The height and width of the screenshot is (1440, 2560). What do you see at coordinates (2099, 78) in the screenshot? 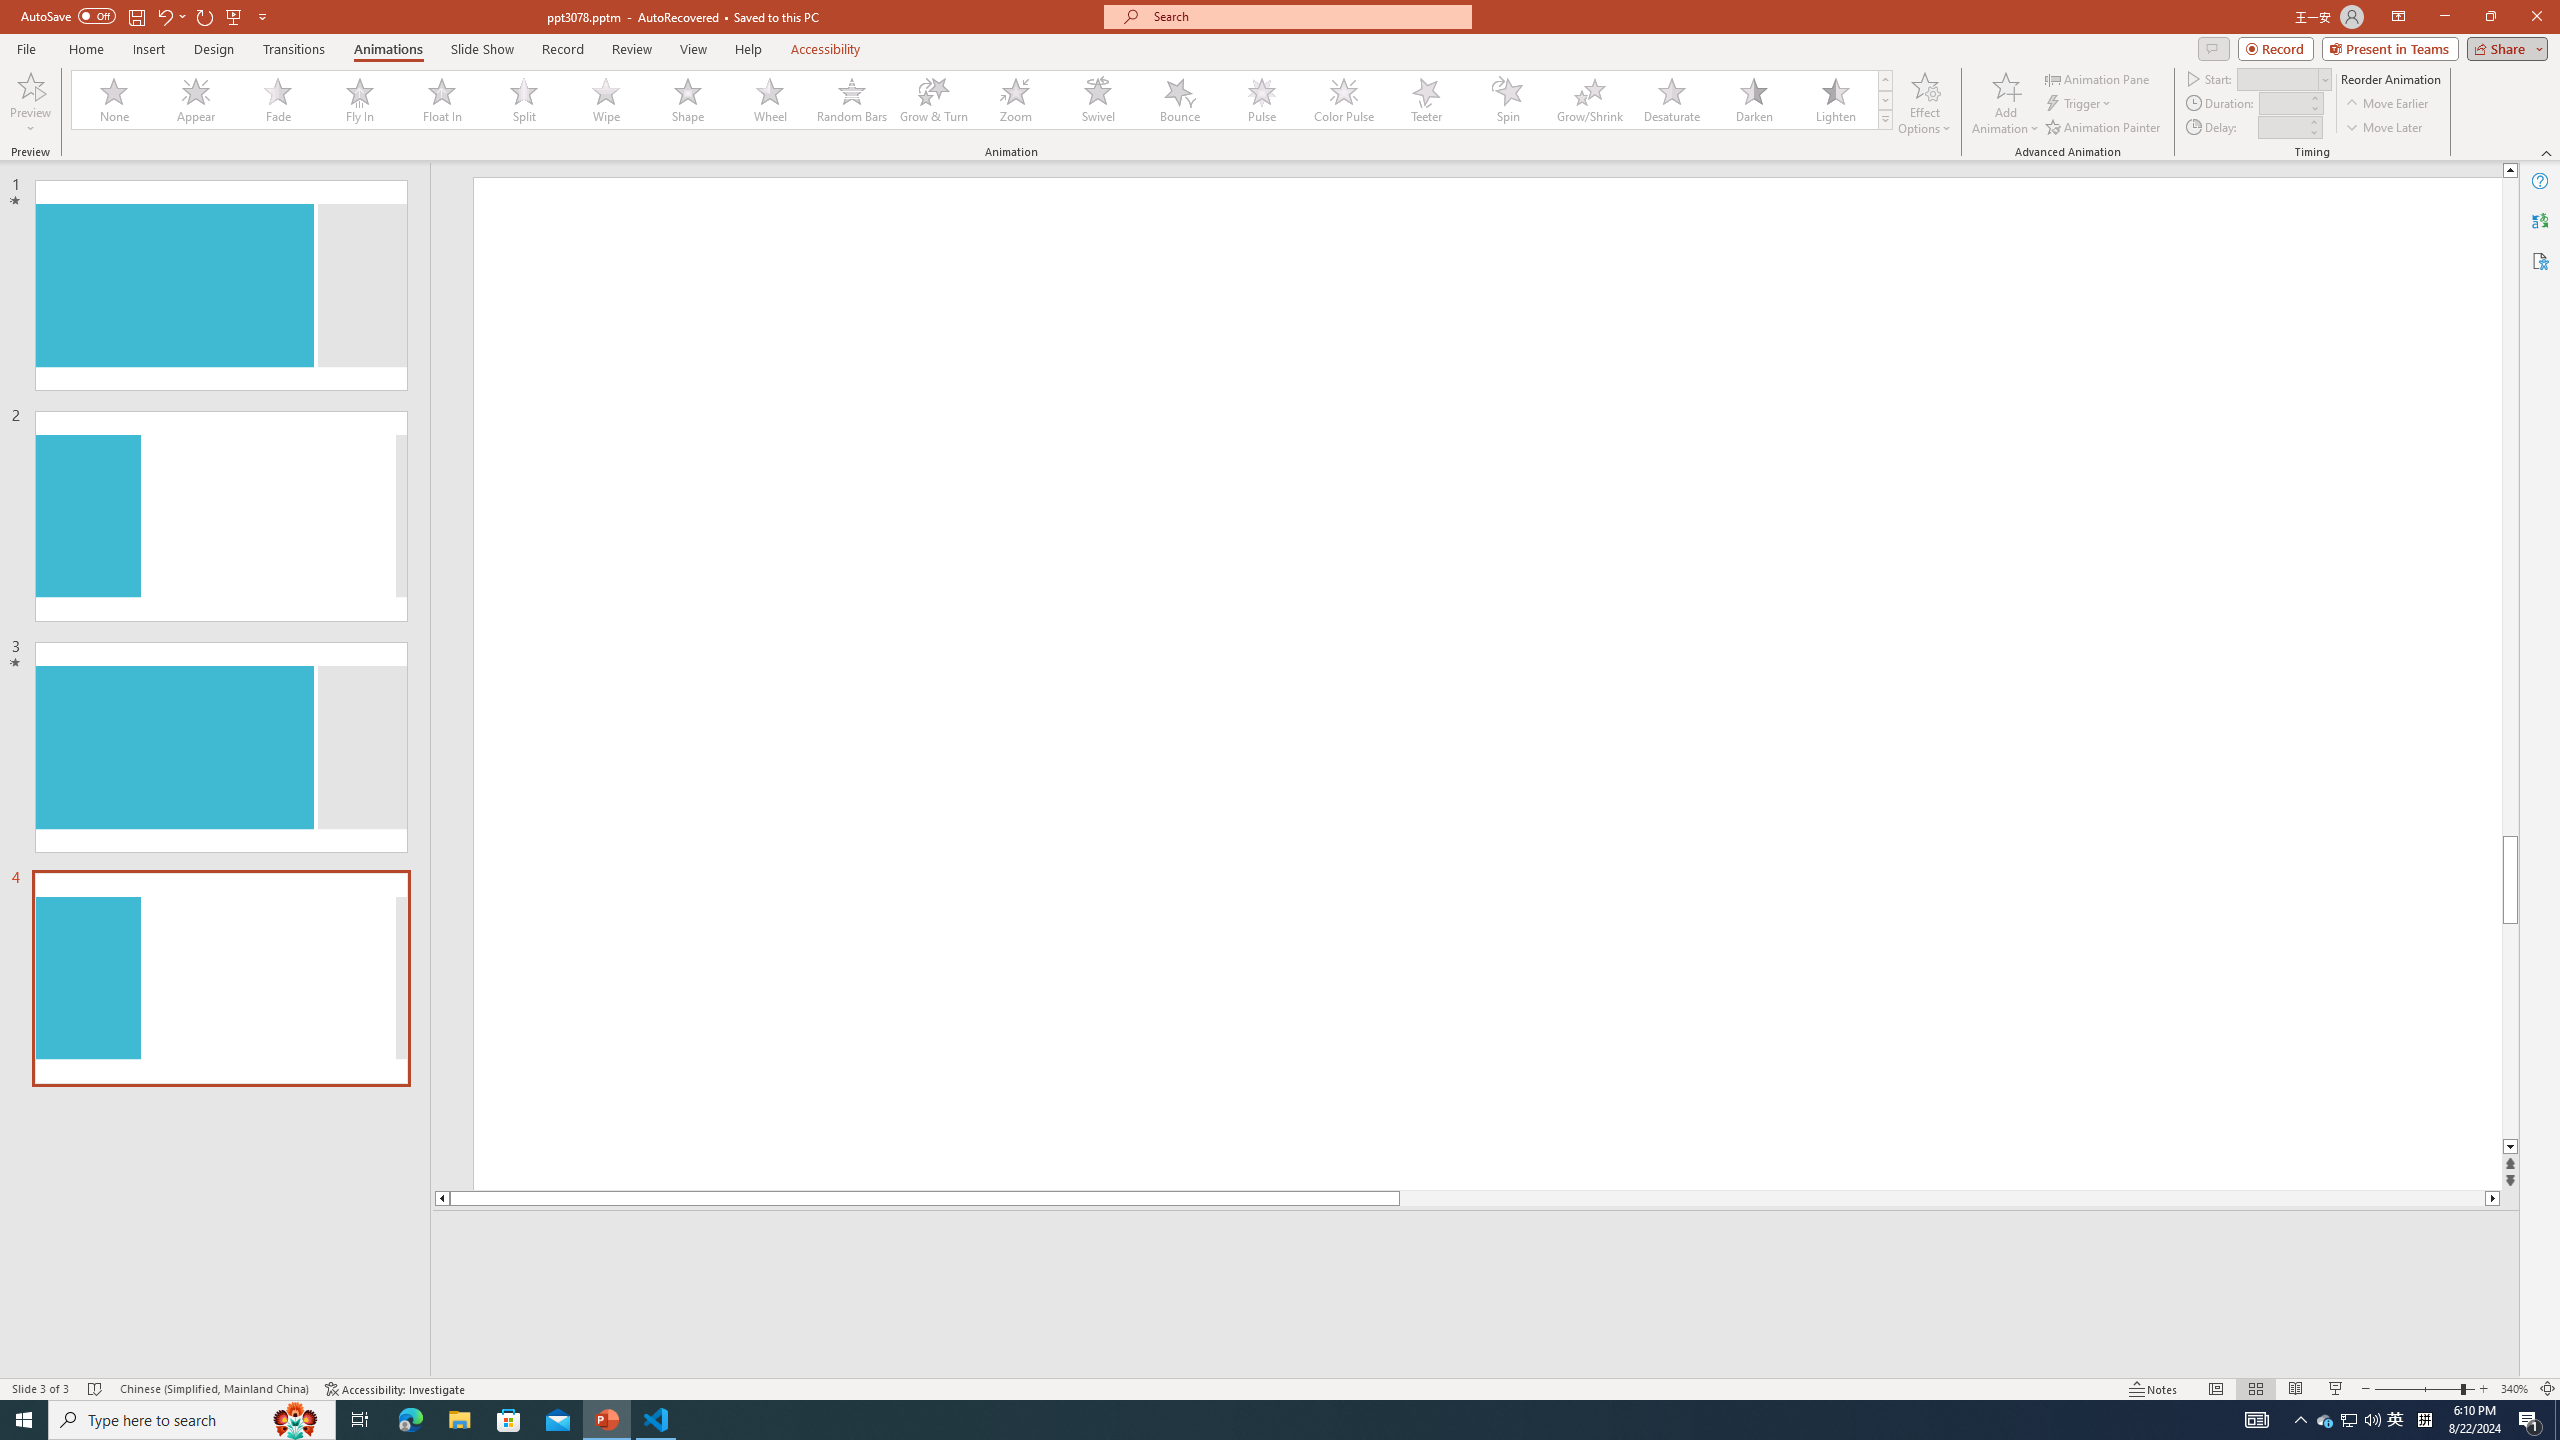
I see `'Animation Pane'` at bounding box center [2099, 78].